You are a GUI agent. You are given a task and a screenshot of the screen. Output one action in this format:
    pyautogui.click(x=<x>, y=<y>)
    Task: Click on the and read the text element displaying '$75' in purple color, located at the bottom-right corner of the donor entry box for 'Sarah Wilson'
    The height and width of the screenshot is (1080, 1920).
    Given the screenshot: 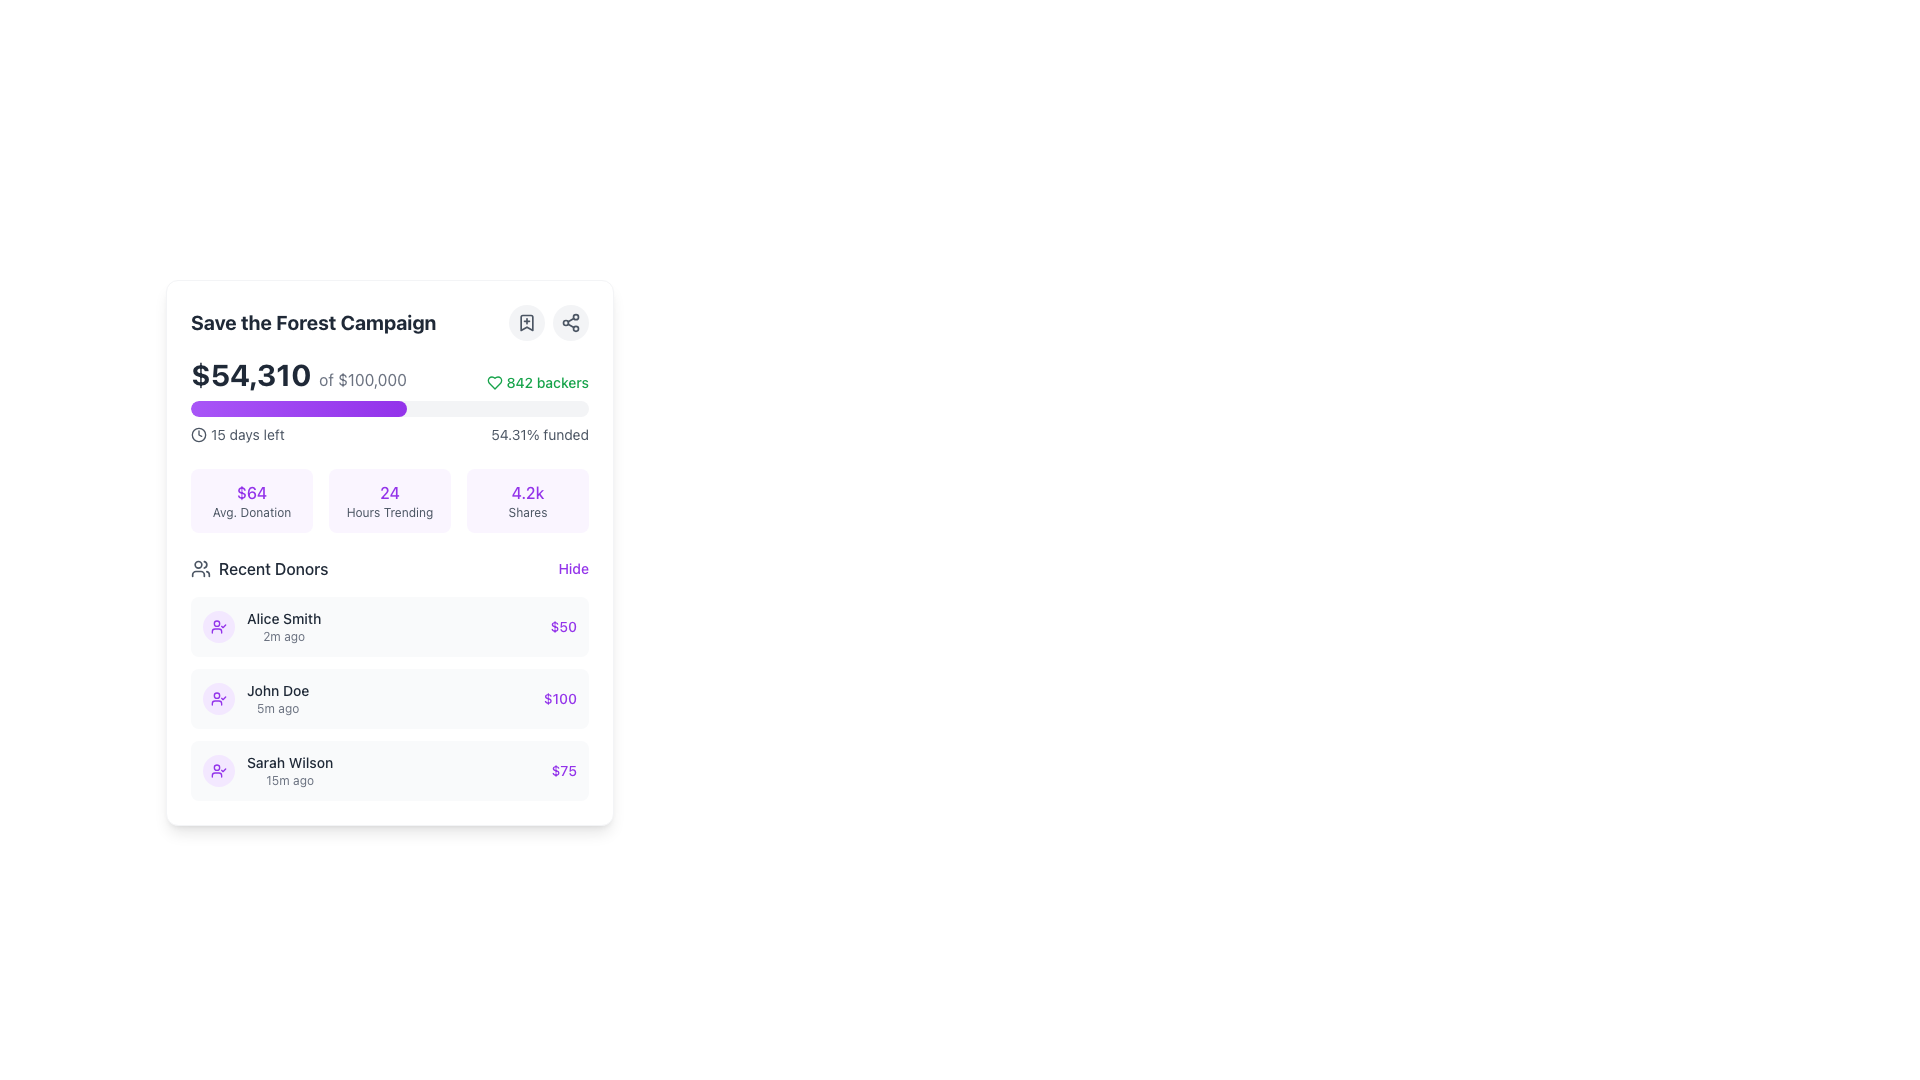 What is the action you would take?
    pyautogui.click(x=563, y=770)
    